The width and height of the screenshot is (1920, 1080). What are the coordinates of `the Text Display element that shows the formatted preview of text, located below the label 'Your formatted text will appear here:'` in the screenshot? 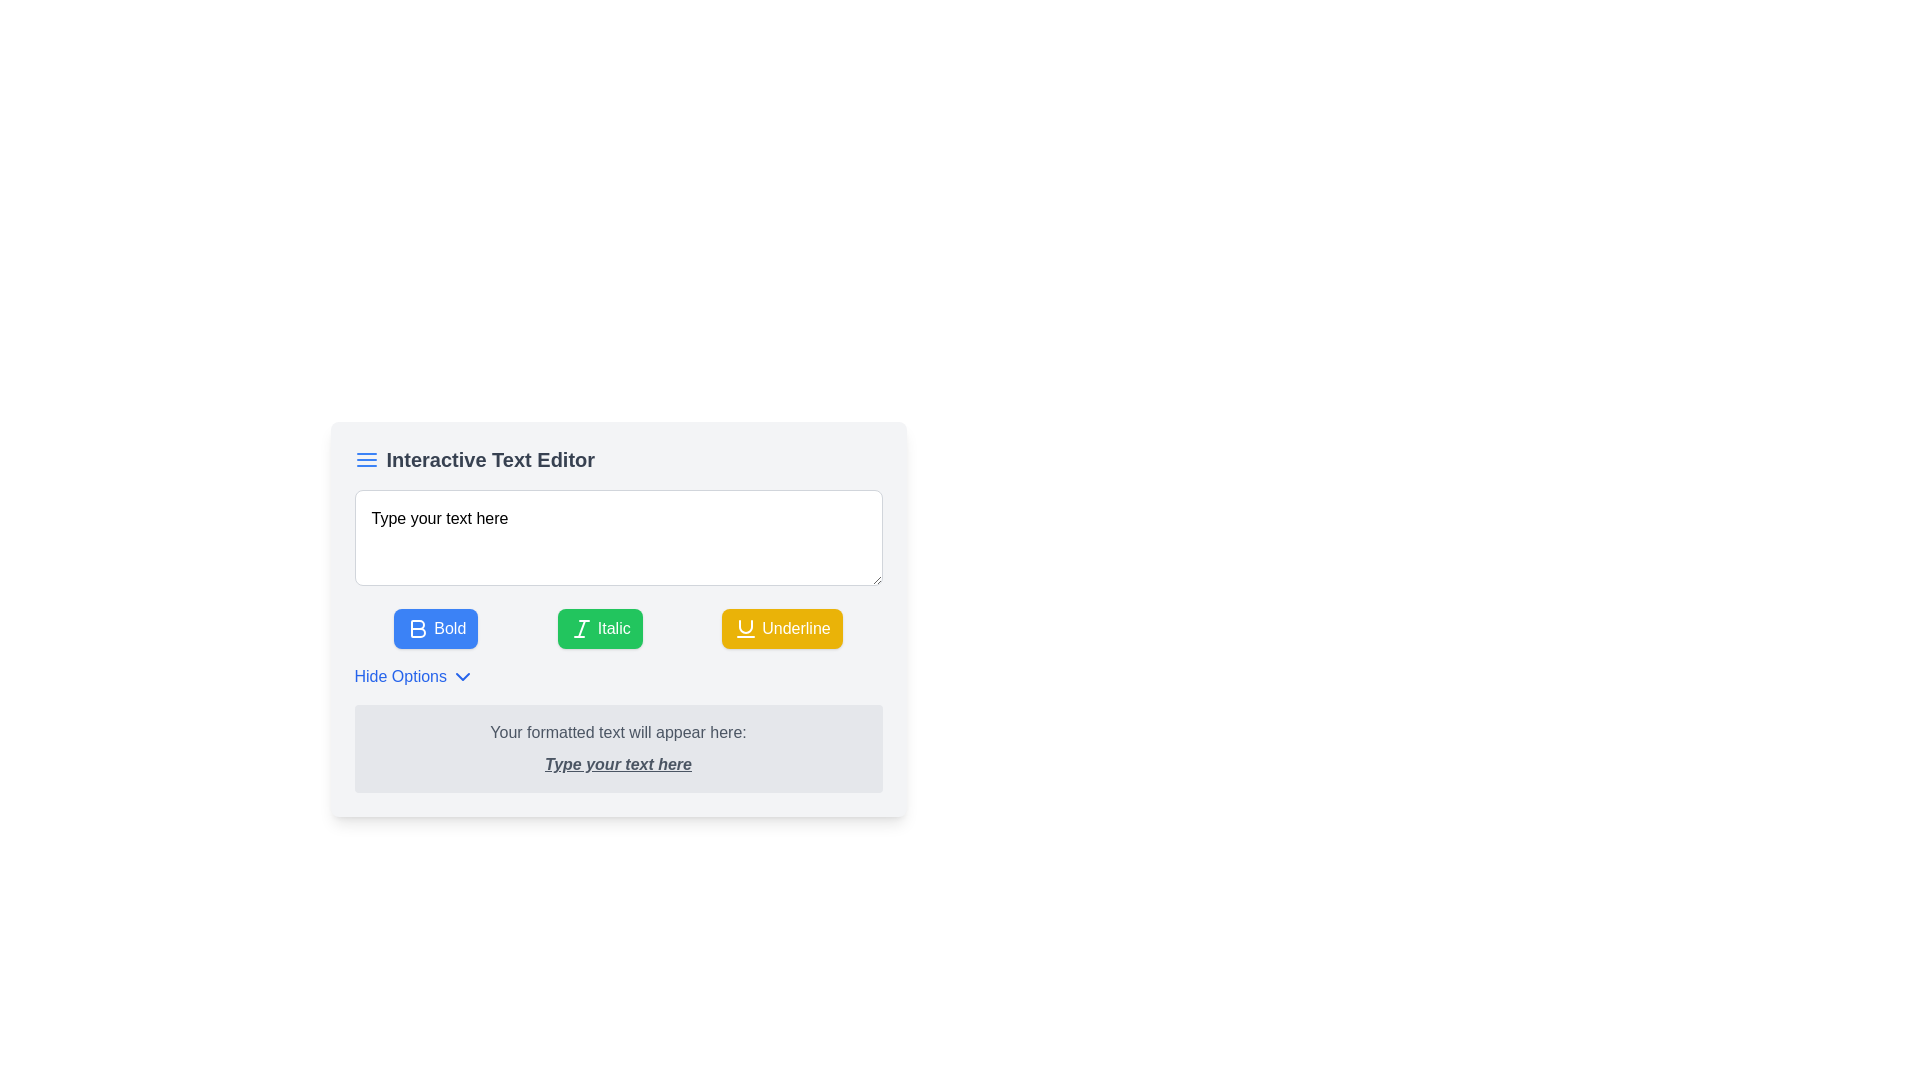 It's located at (617, 764).